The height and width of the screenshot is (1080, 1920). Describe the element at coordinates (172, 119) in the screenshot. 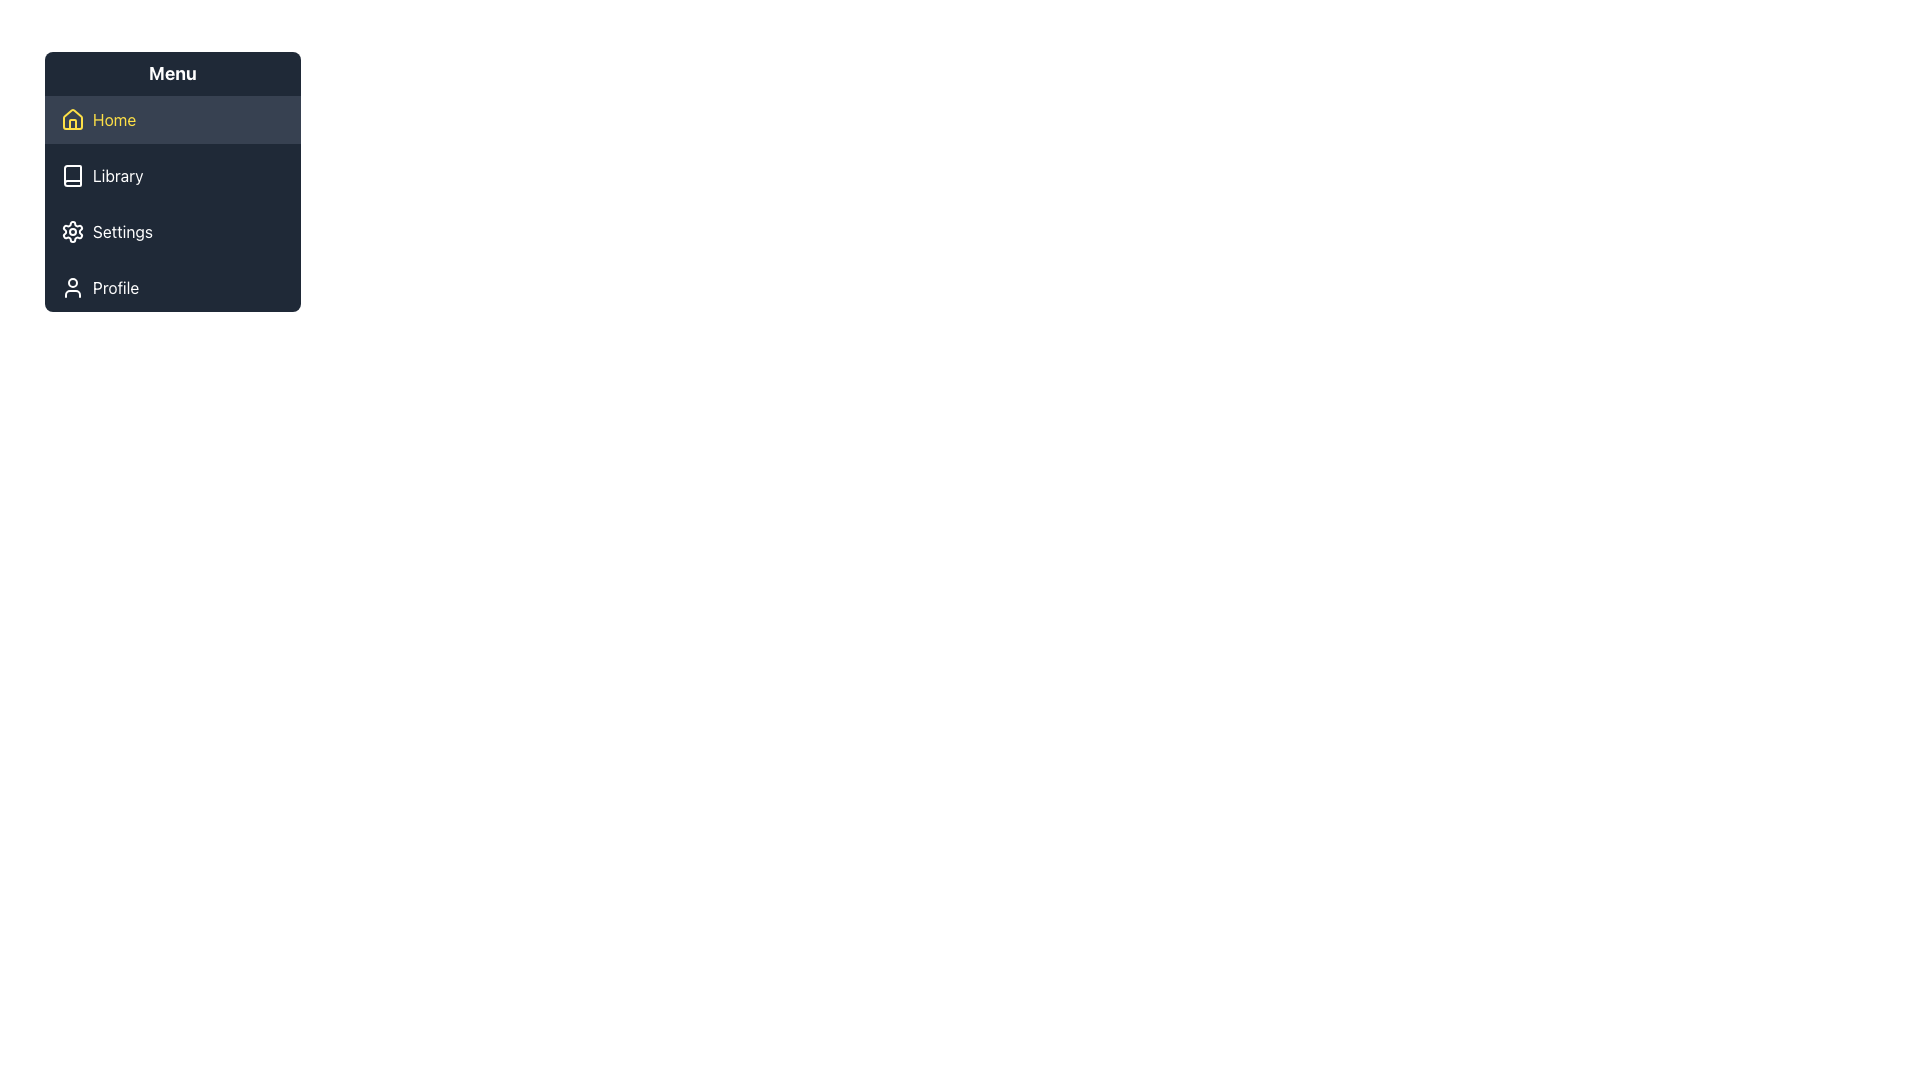

I see `the 'Home' menu item, which is the first item in the vertical navigation menu` at that location.